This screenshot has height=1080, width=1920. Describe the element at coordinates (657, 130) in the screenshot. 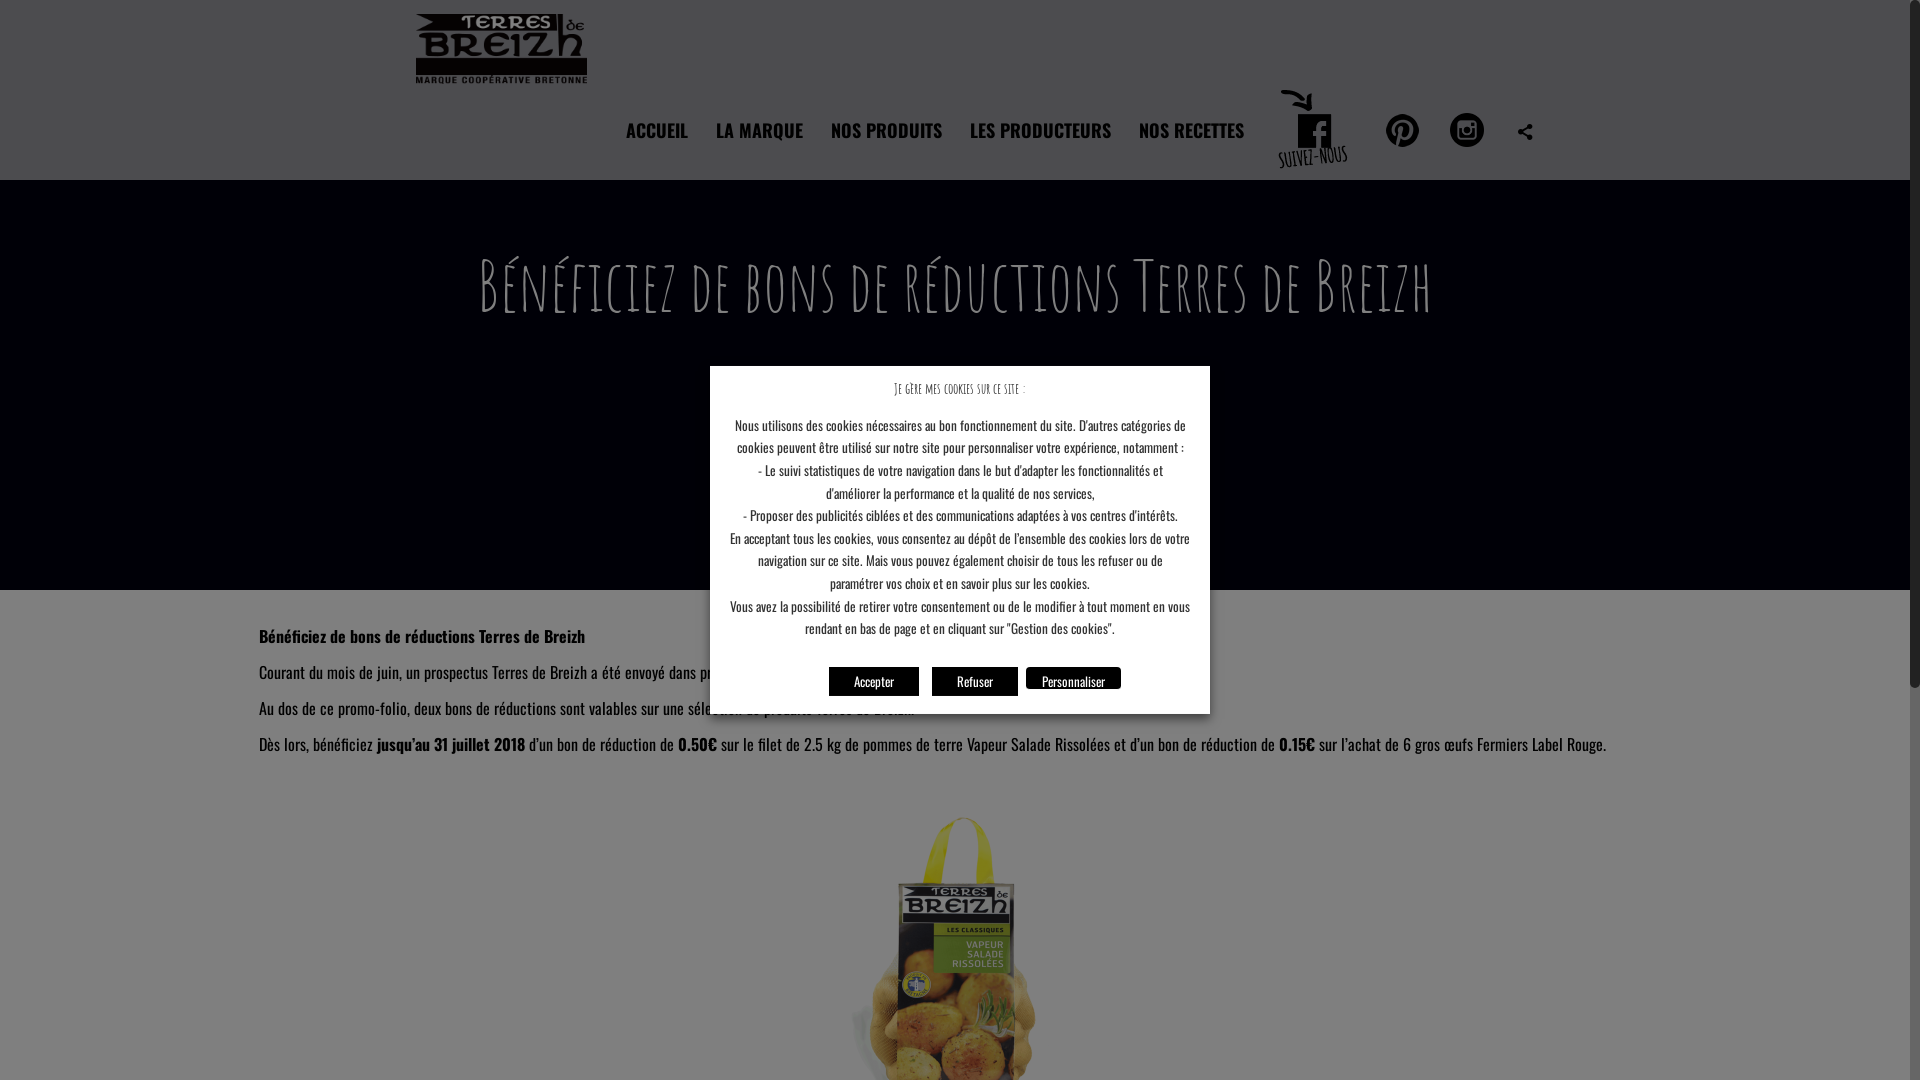

I see `'ACCUEIL'` at that location.